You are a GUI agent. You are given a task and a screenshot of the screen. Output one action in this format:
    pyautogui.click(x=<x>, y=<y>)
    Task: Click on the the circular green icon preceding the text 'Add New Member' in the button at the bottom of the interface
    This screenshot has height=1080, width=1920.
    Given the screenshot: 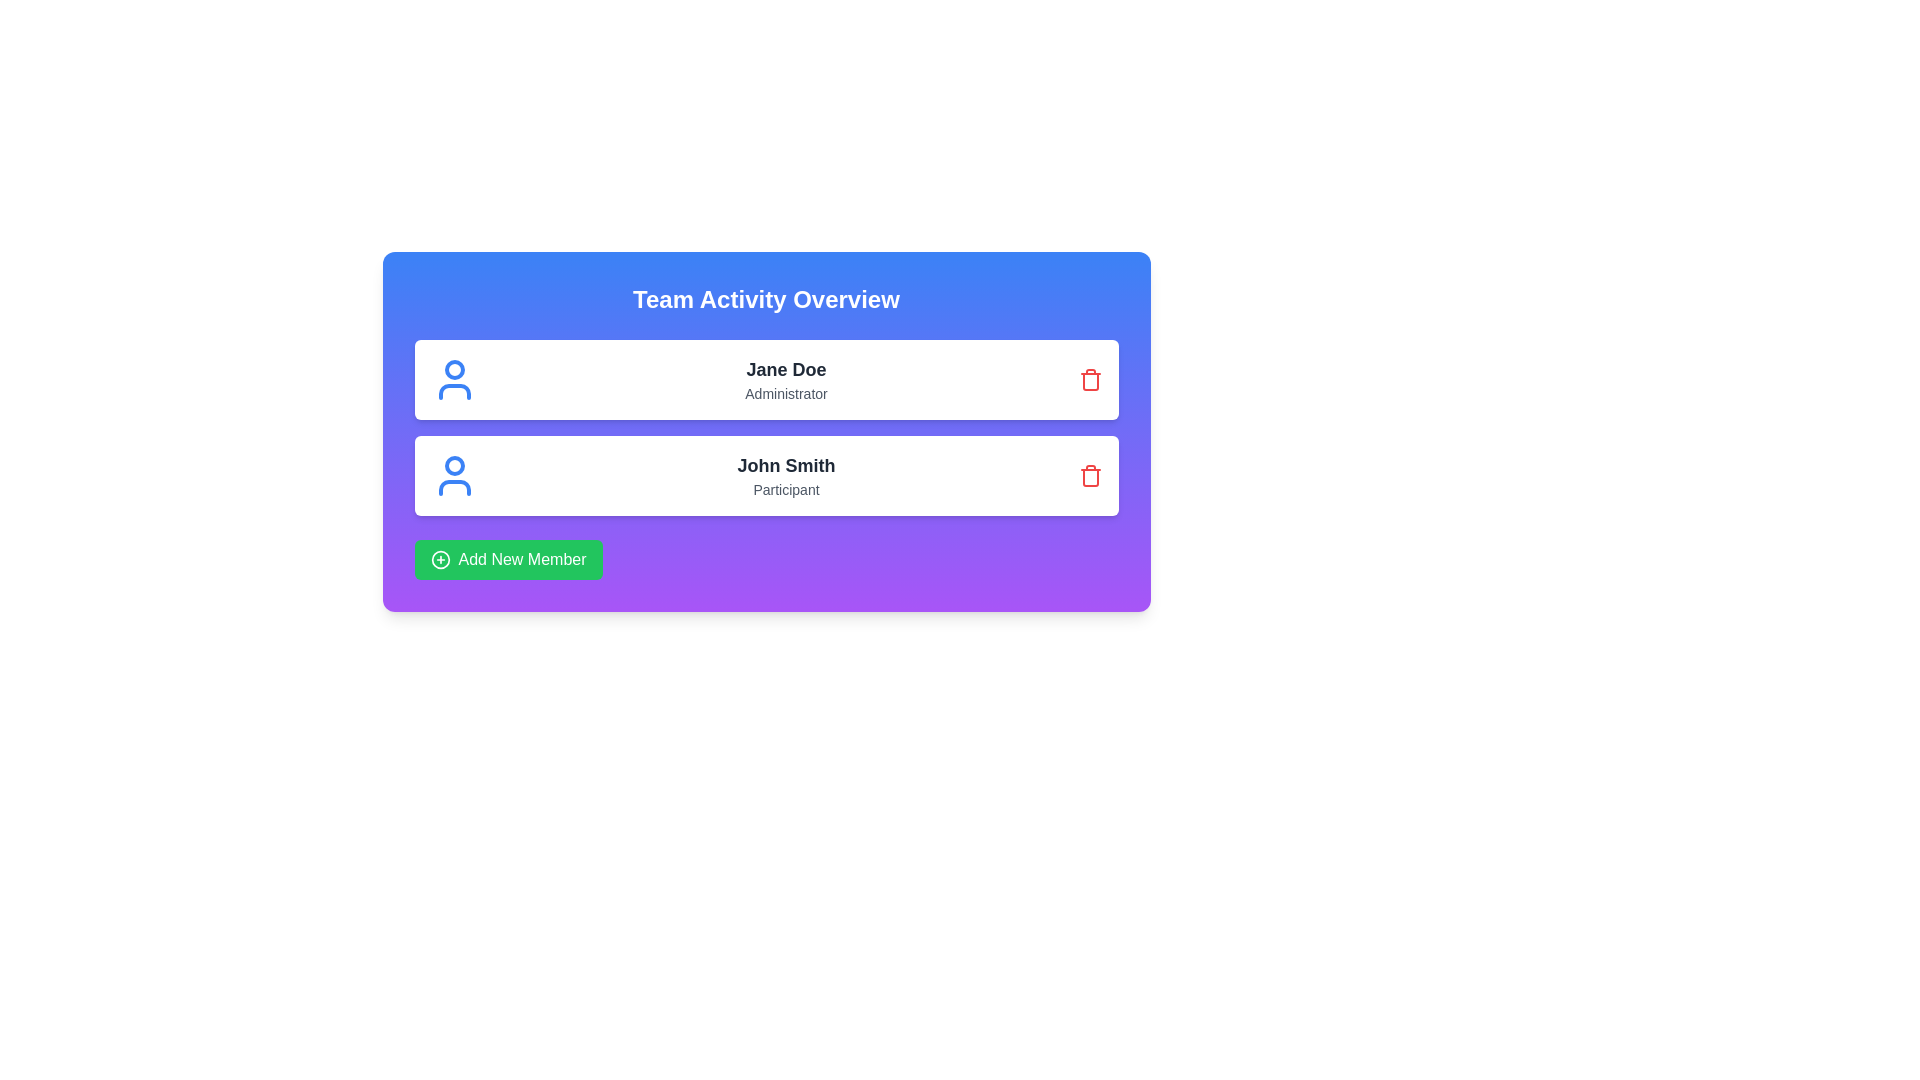 What is the action you would take?
    pyautogui.click(x=439, y=559)
    